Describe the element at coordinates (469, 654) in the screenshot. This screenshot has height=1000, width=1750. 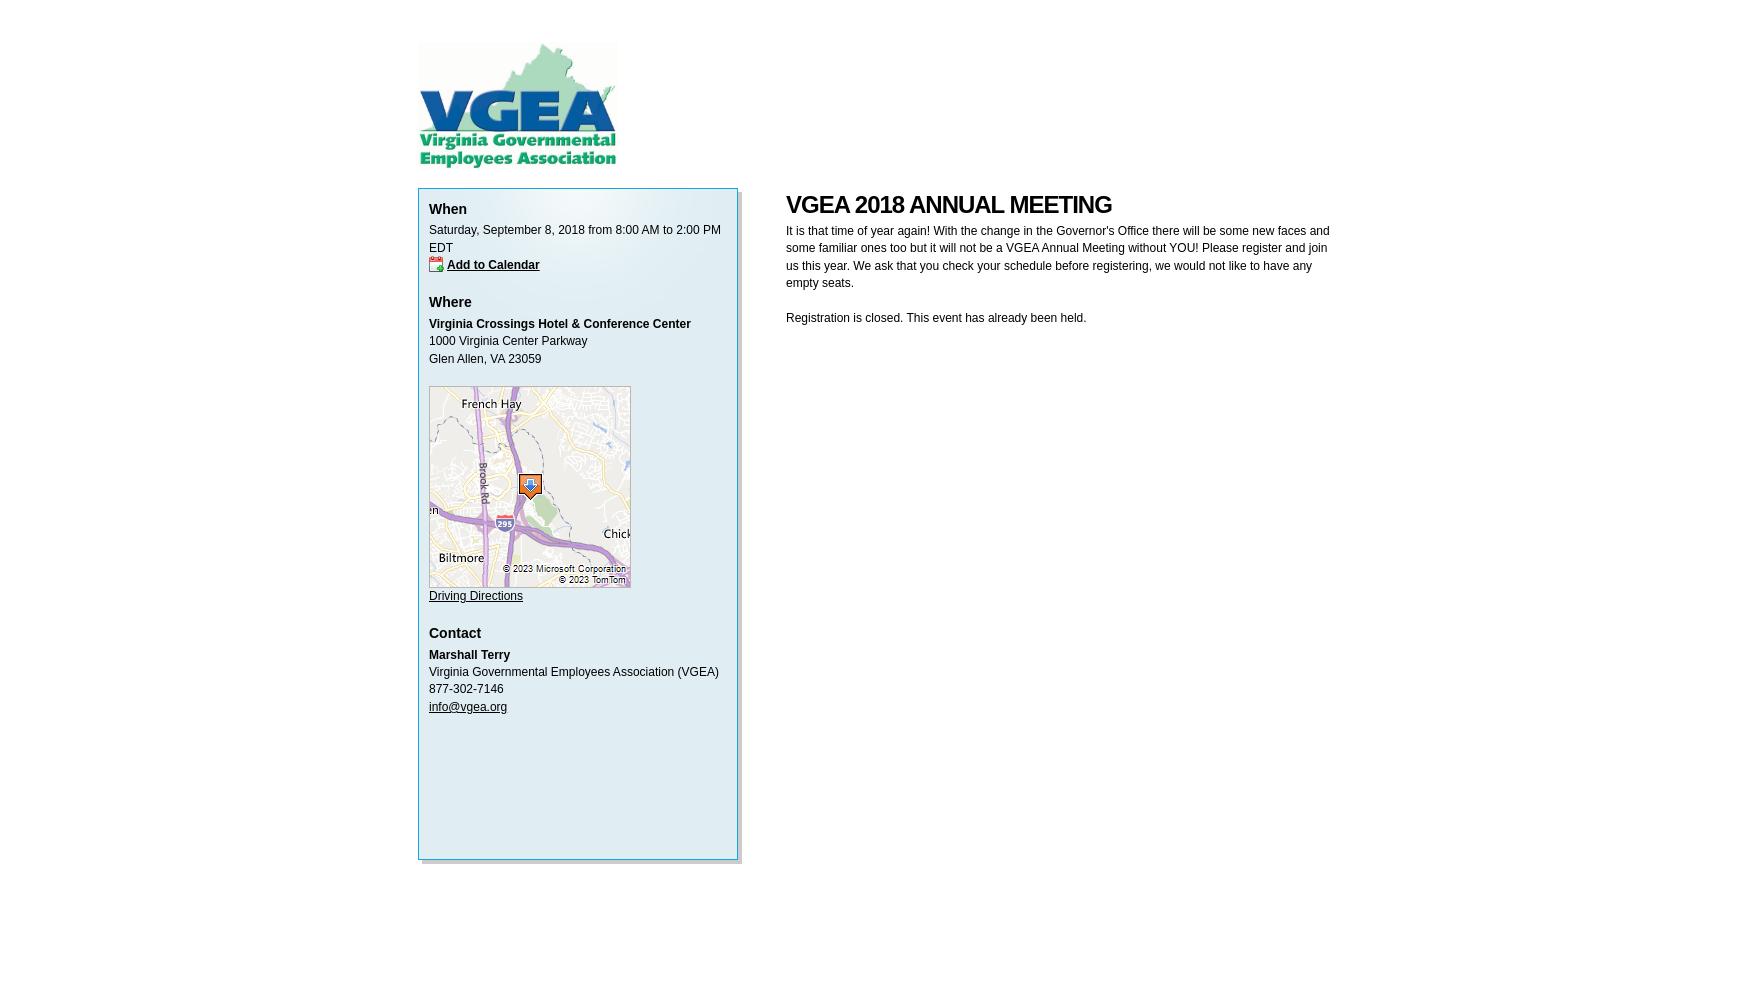
I see `'Marshall Terry'` at that location.